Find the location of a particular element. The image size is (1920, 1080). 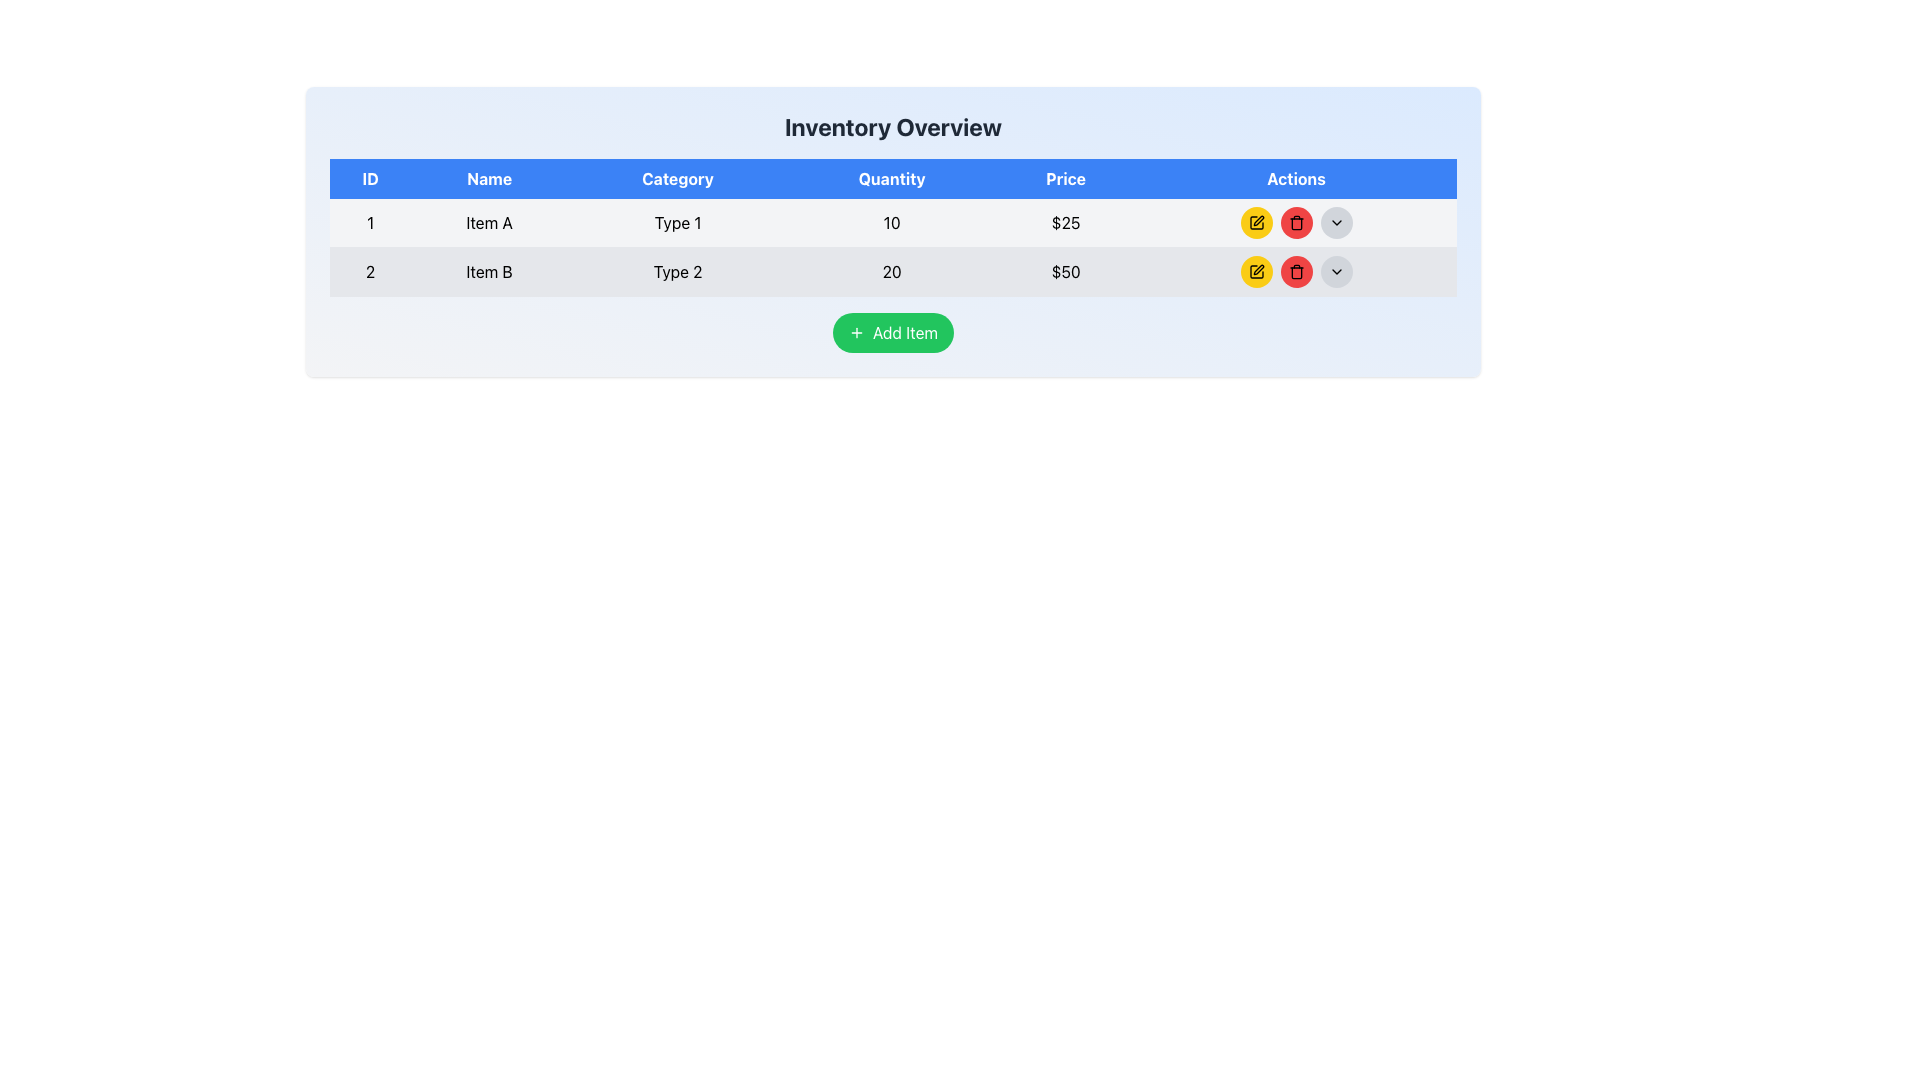

the price label for 'Item B' in the second row and fifth column of the 'Inventory Overview' table is located at coordinates (1065, 272).